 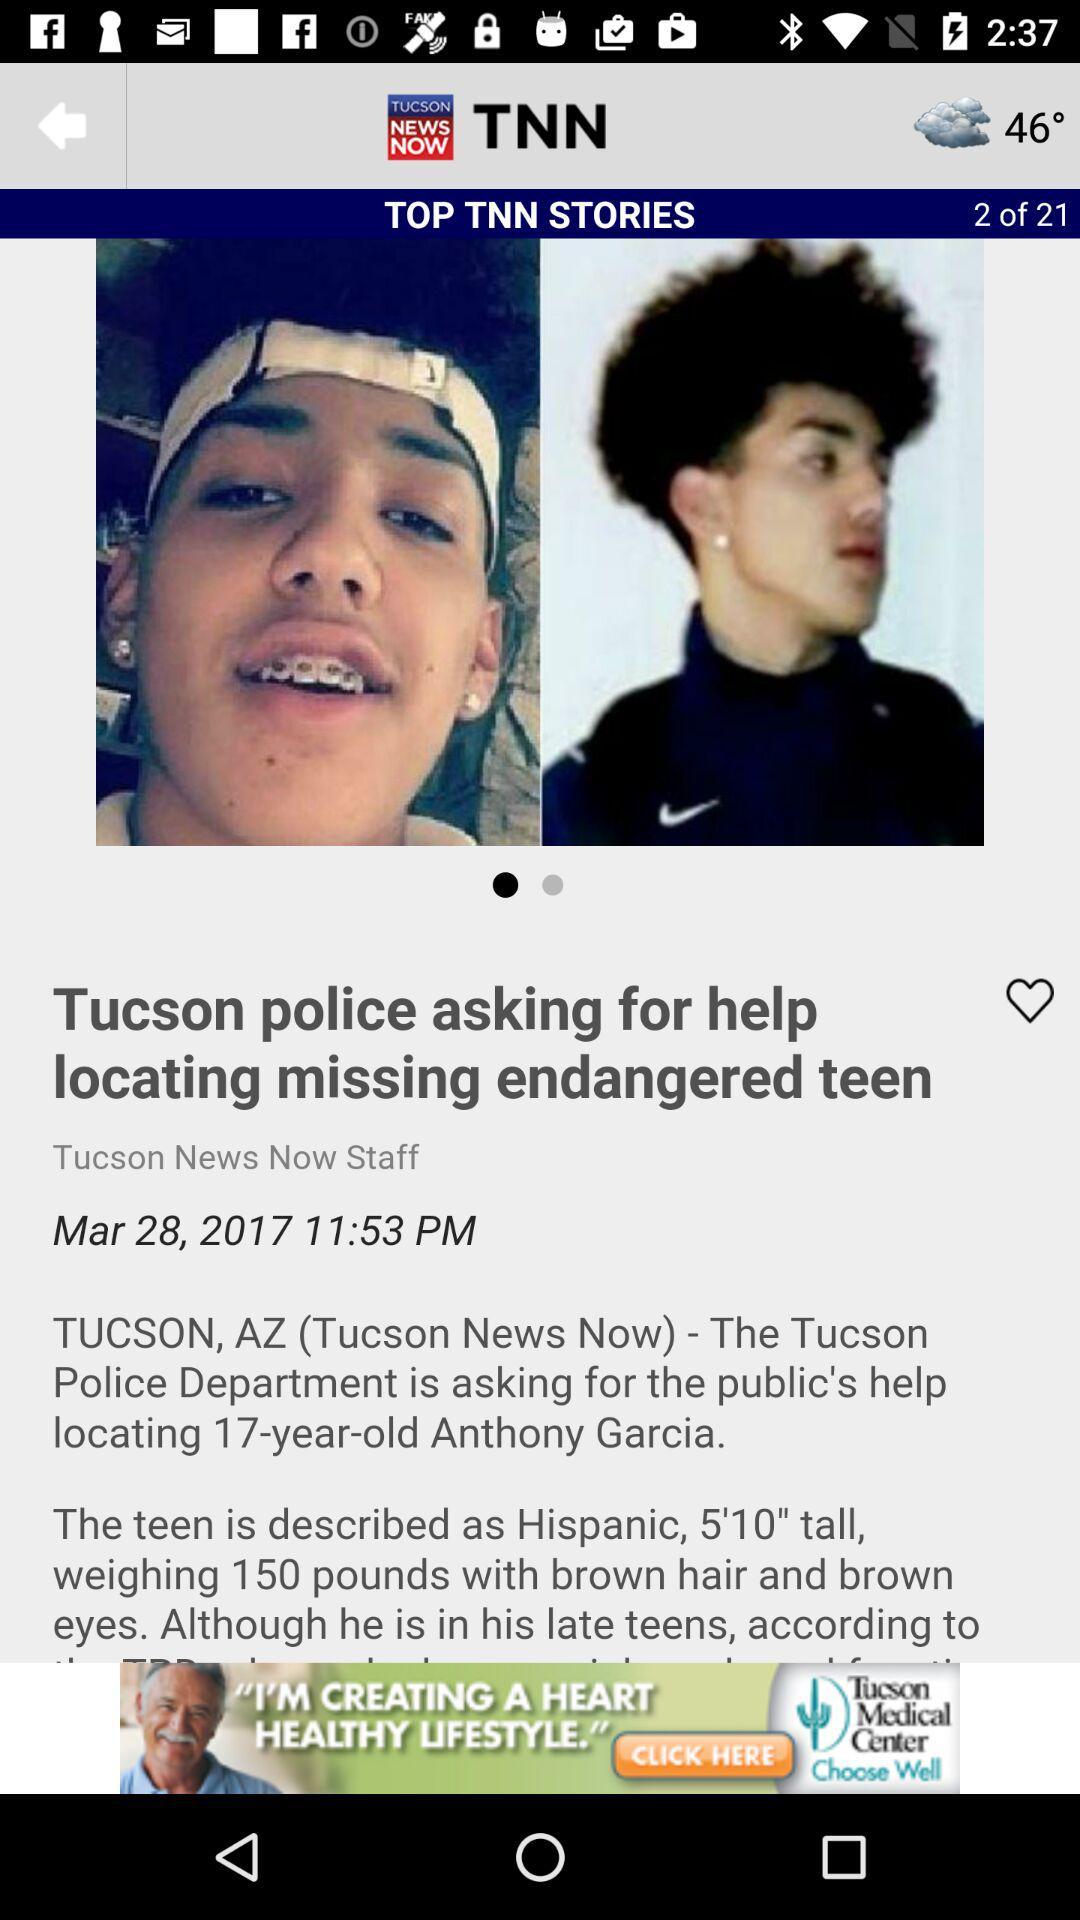 What do you see at coordinates (61, 124) in the screenshot?
I see `the arrow_backward icon` at bounding box center [61, 124].